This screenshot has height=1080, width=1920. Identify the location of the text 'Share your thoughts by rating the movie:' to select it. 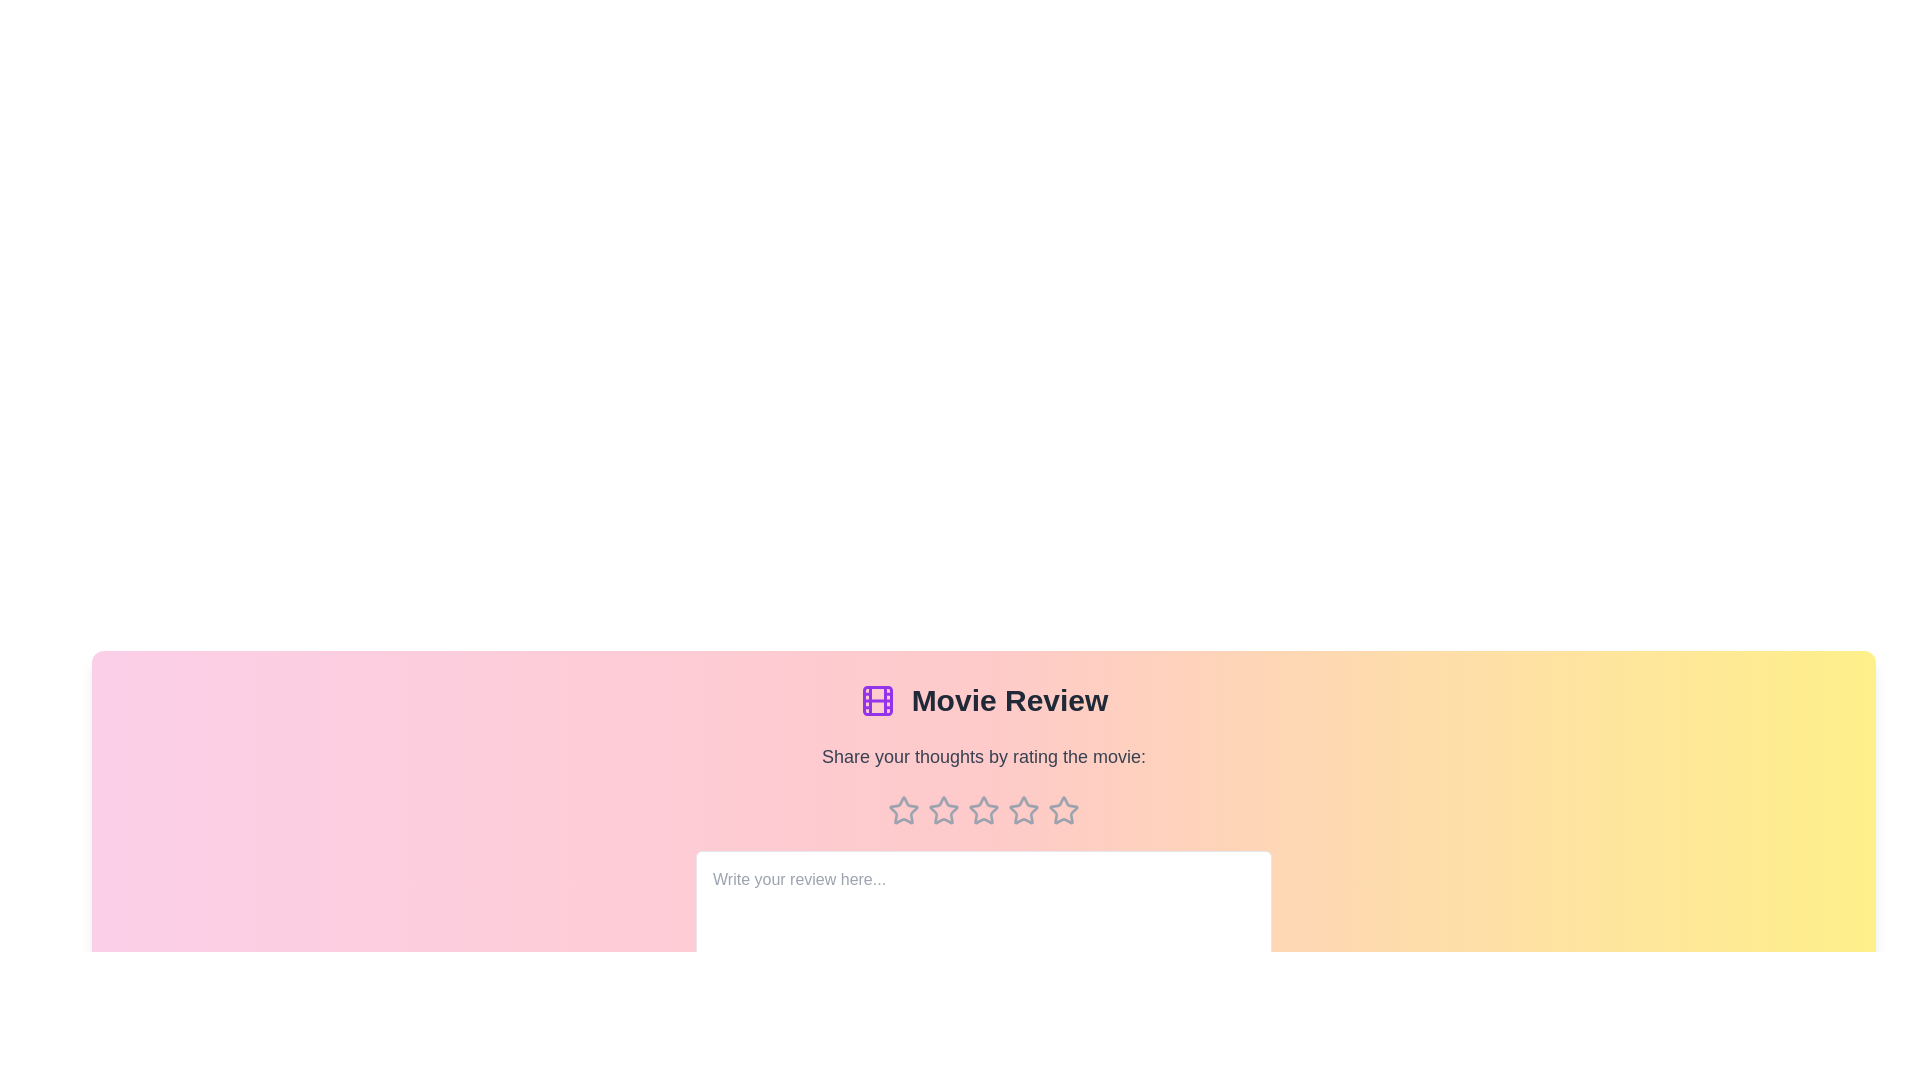
(983, 756).